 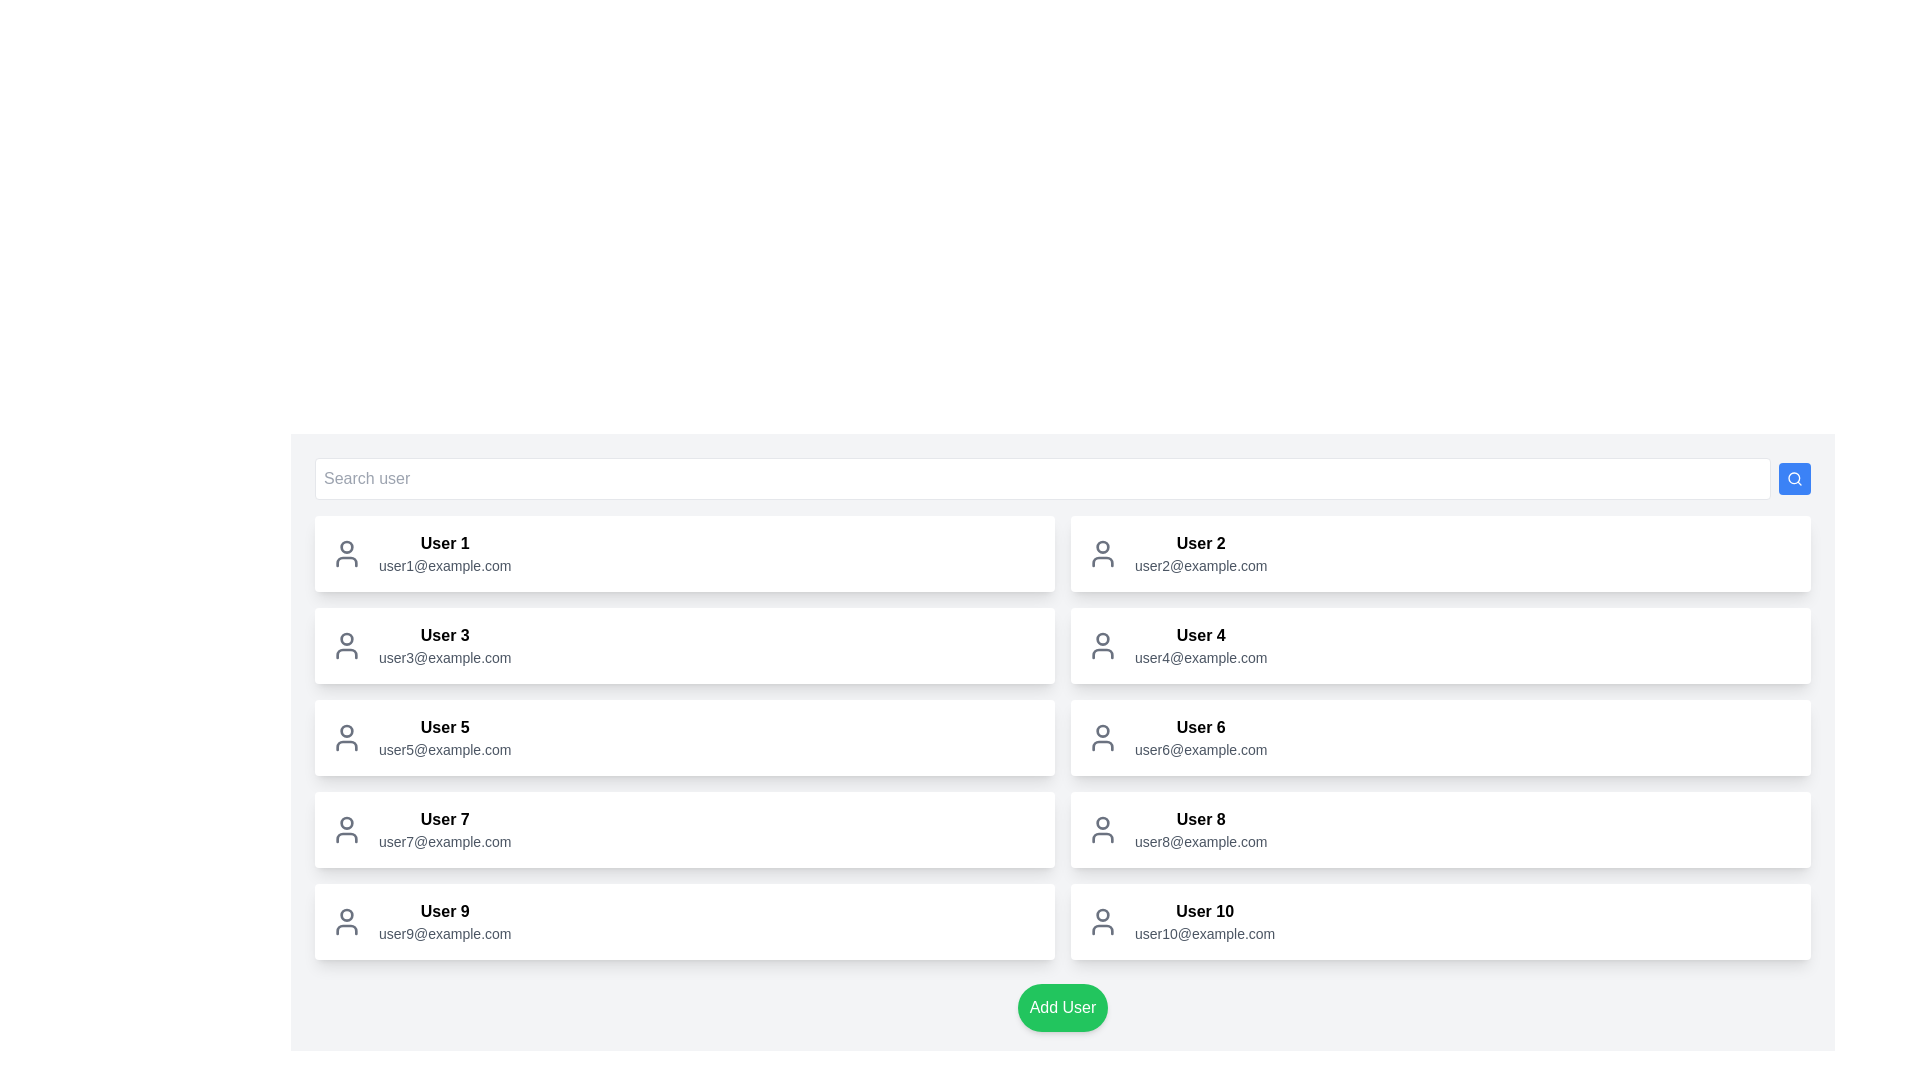 What do you see at coordinates (1200, 645) in the screenshot?
I see `the styled text element that identifies 'User 4' in the right column, second row of the user profiles layout` at bounding box center [1200, 645].